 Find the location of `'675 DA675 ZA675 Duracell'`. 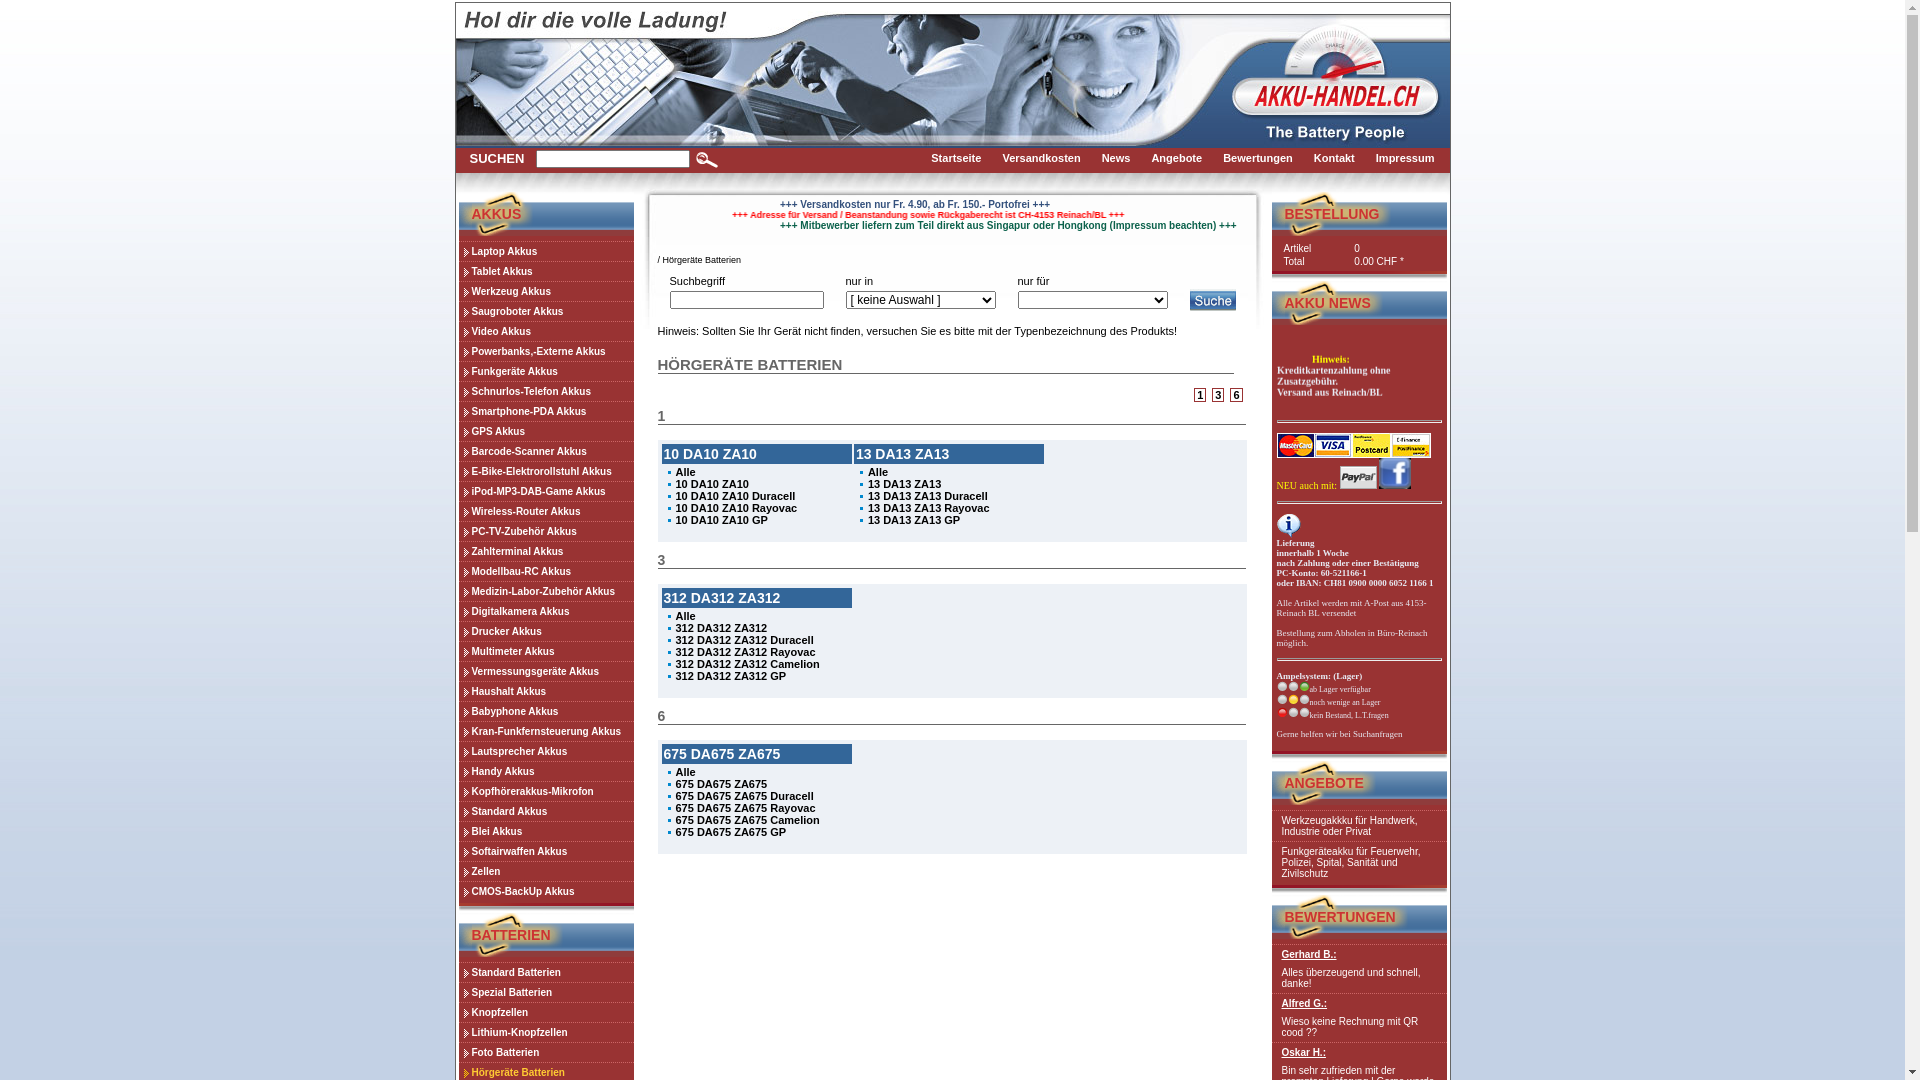

'675 DA675 ZA675 Duracell' is located at coordinates (743, 794).